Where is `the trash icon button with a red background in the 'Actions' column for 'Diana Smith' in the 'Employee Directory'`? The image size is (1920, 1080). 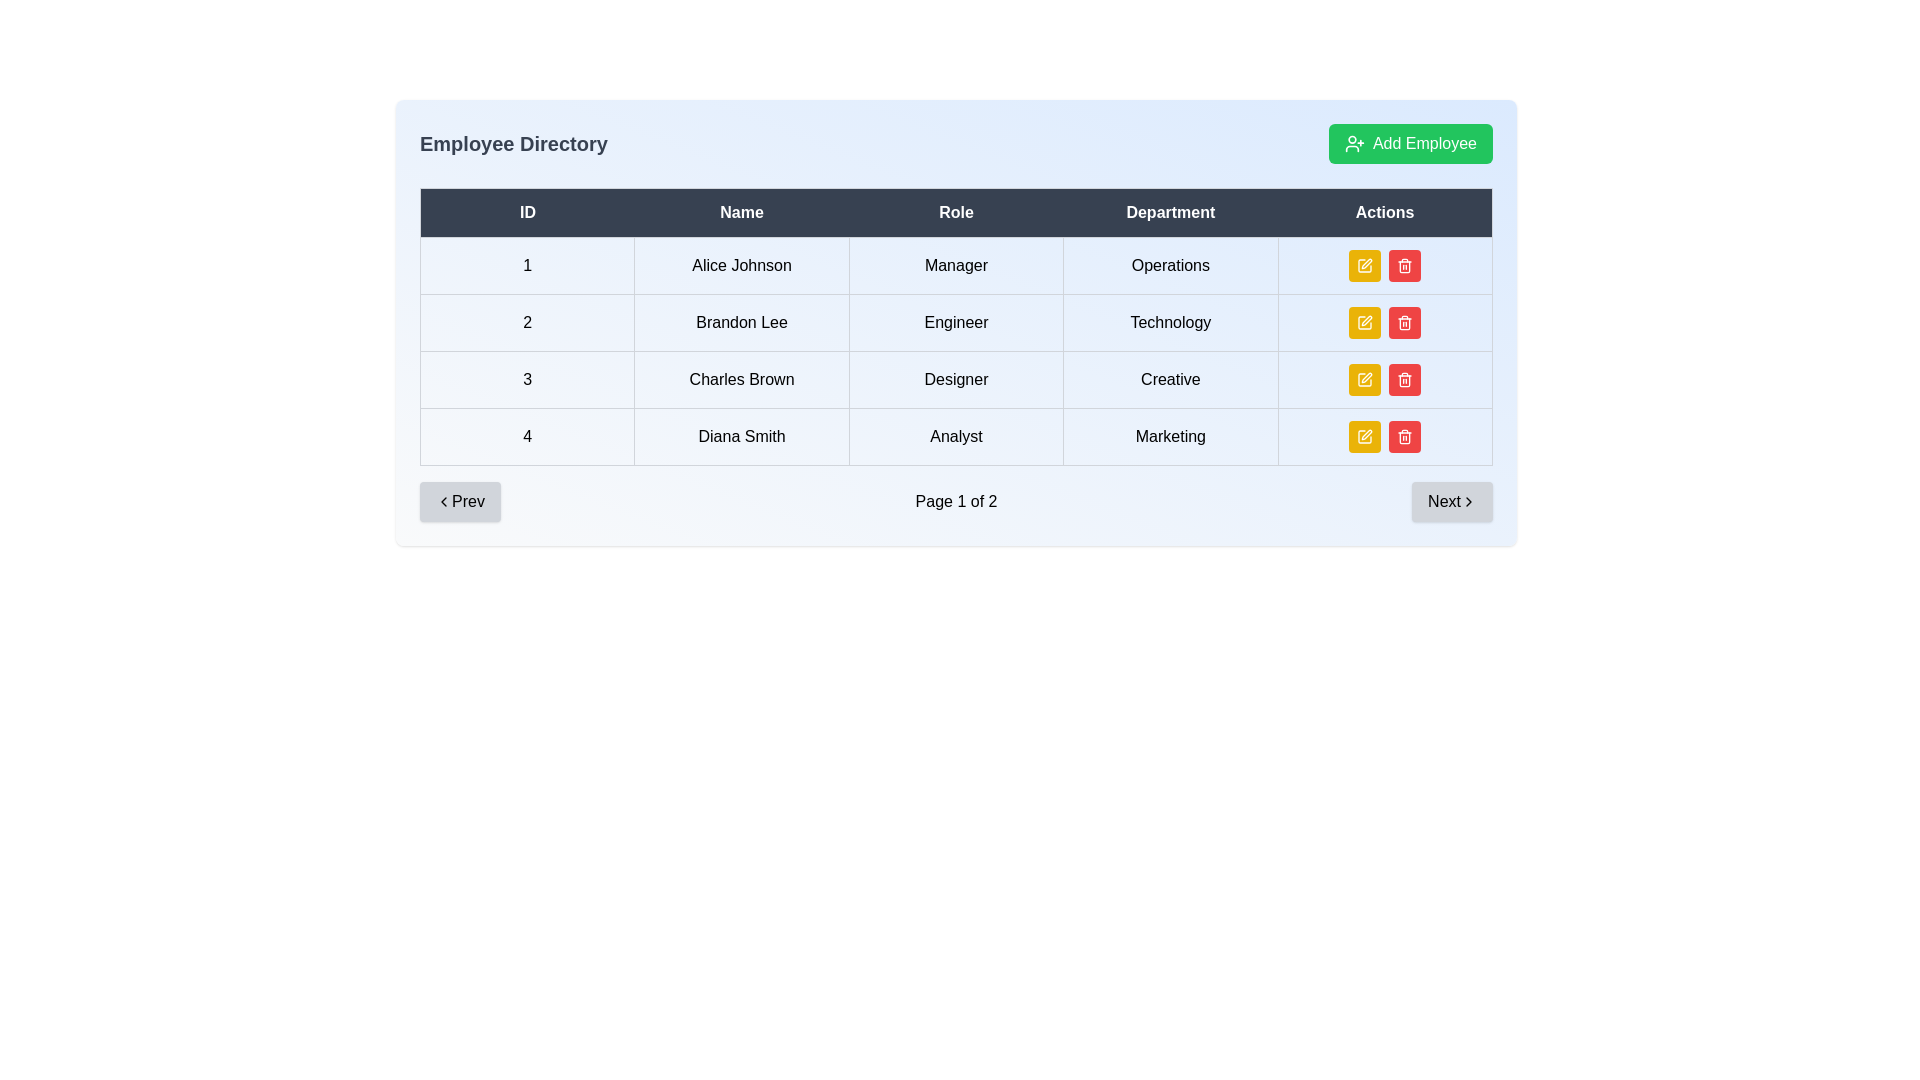 the trash icon button with a red background in the 'Actions' column for 'Diana Smith' in the 'Employee Directory' is located at coordinates (1404, 380).